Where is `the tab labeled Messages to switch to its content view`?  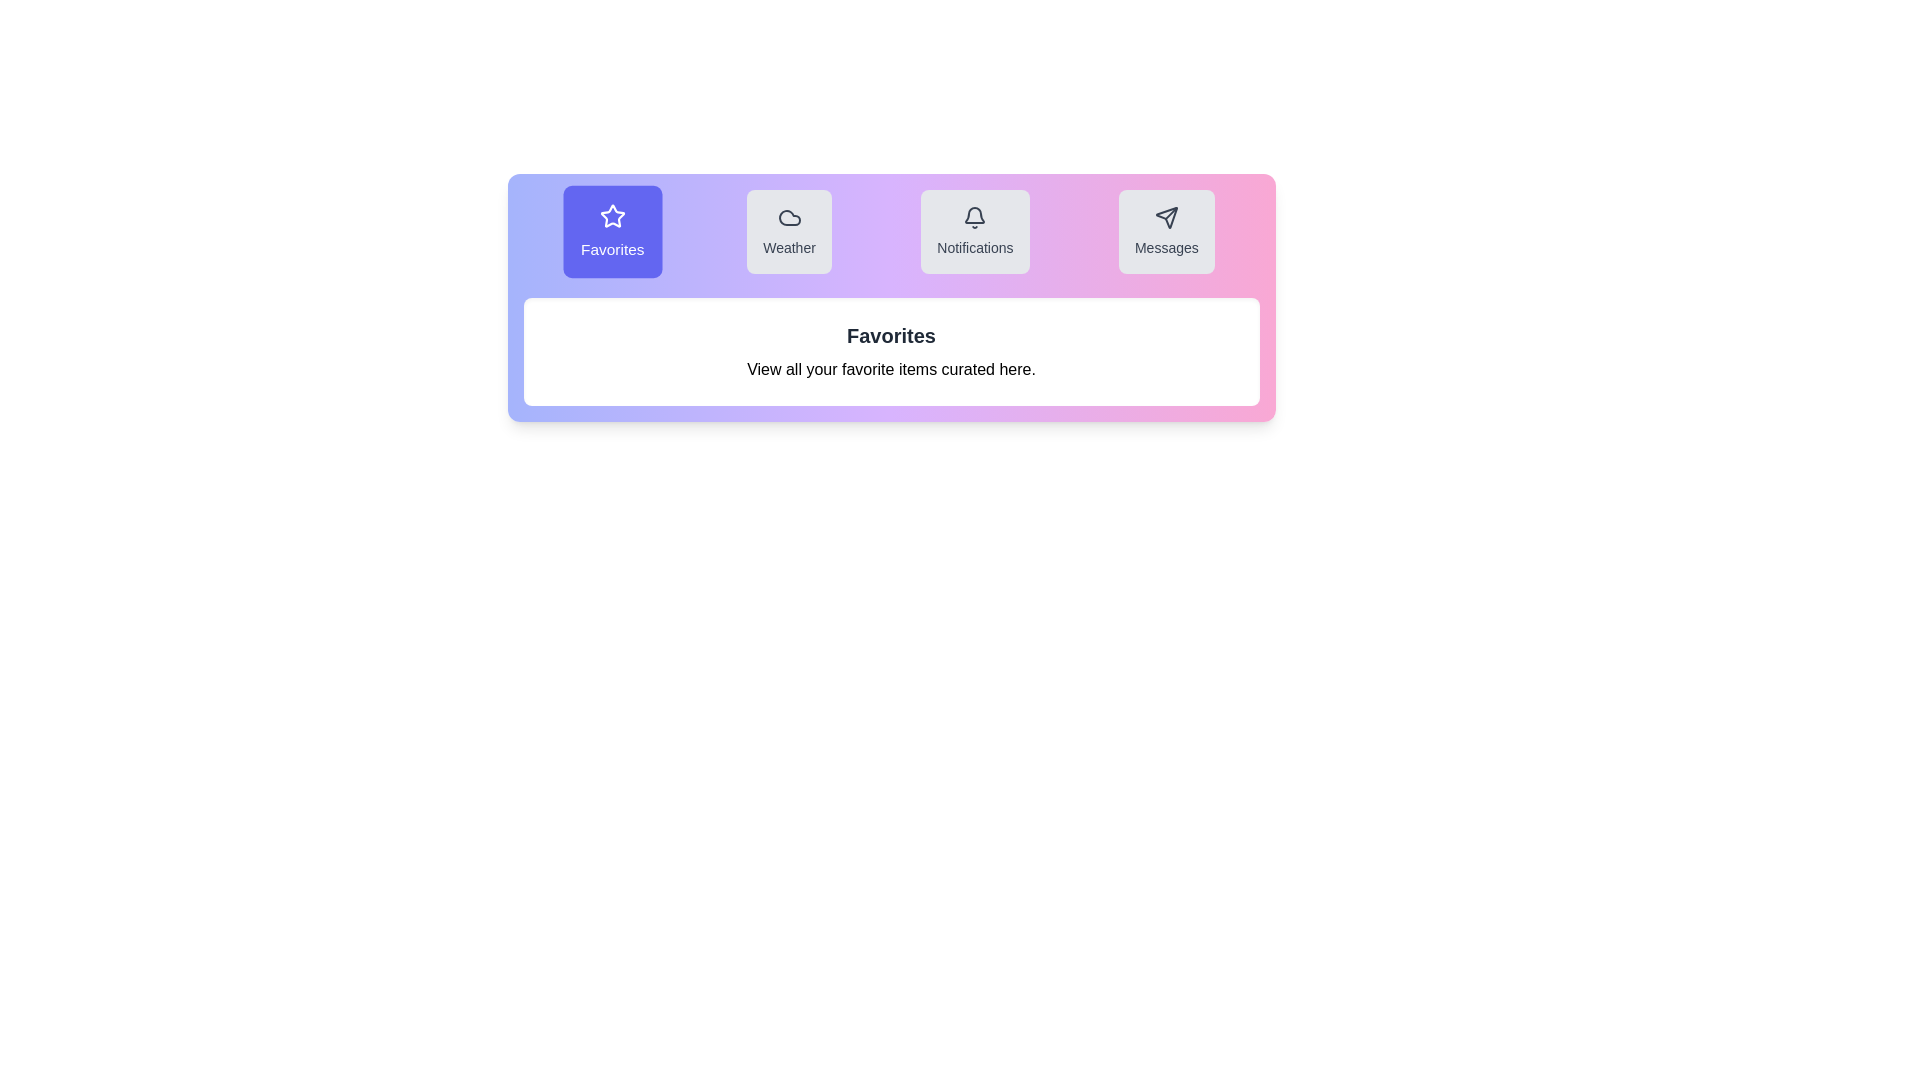
the tab labeled Messages to switch to its content view is located at coordinates (1166, 230).